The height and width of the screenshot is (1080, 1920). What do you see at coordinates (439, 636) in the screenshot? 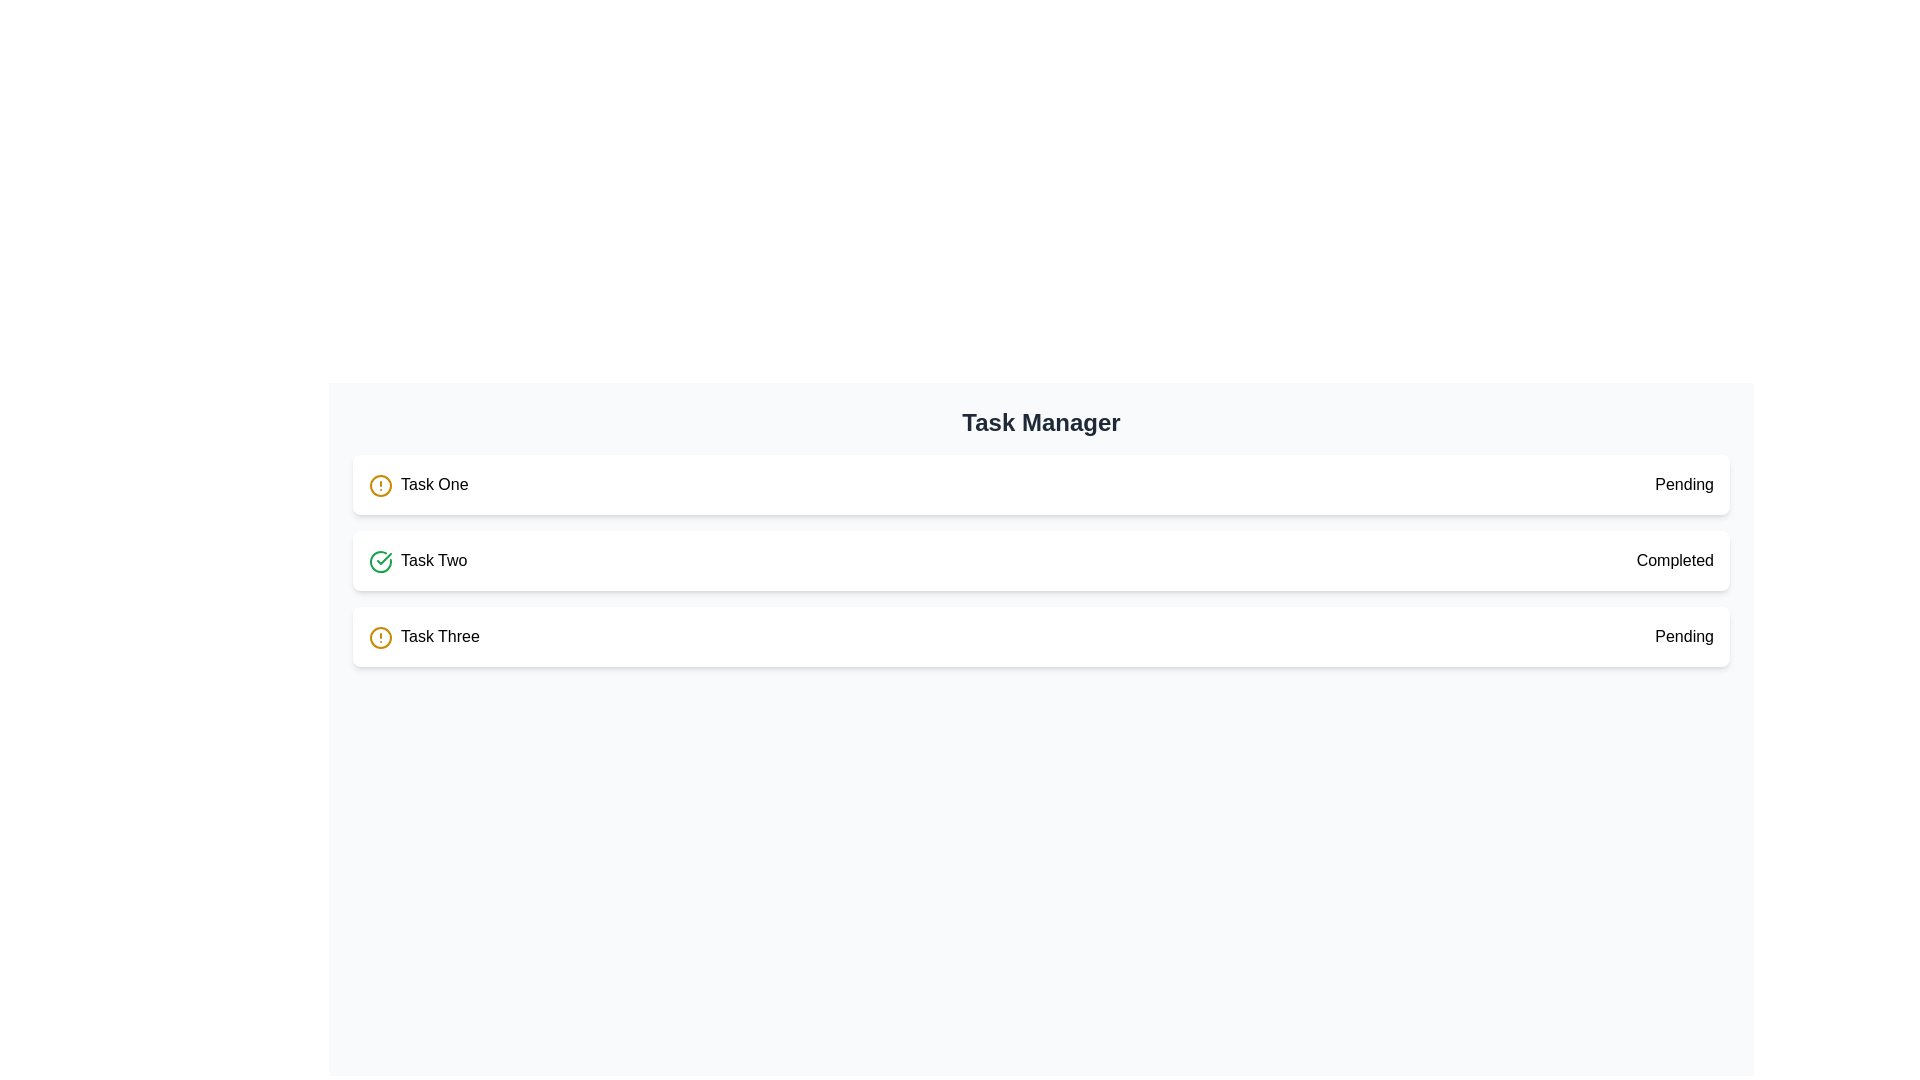
I see `the text label reading 'Task Three' which is part of the Task Manager section and is aligned with the alert icon and the 'Pending' text` at bounding box center [439, 636].